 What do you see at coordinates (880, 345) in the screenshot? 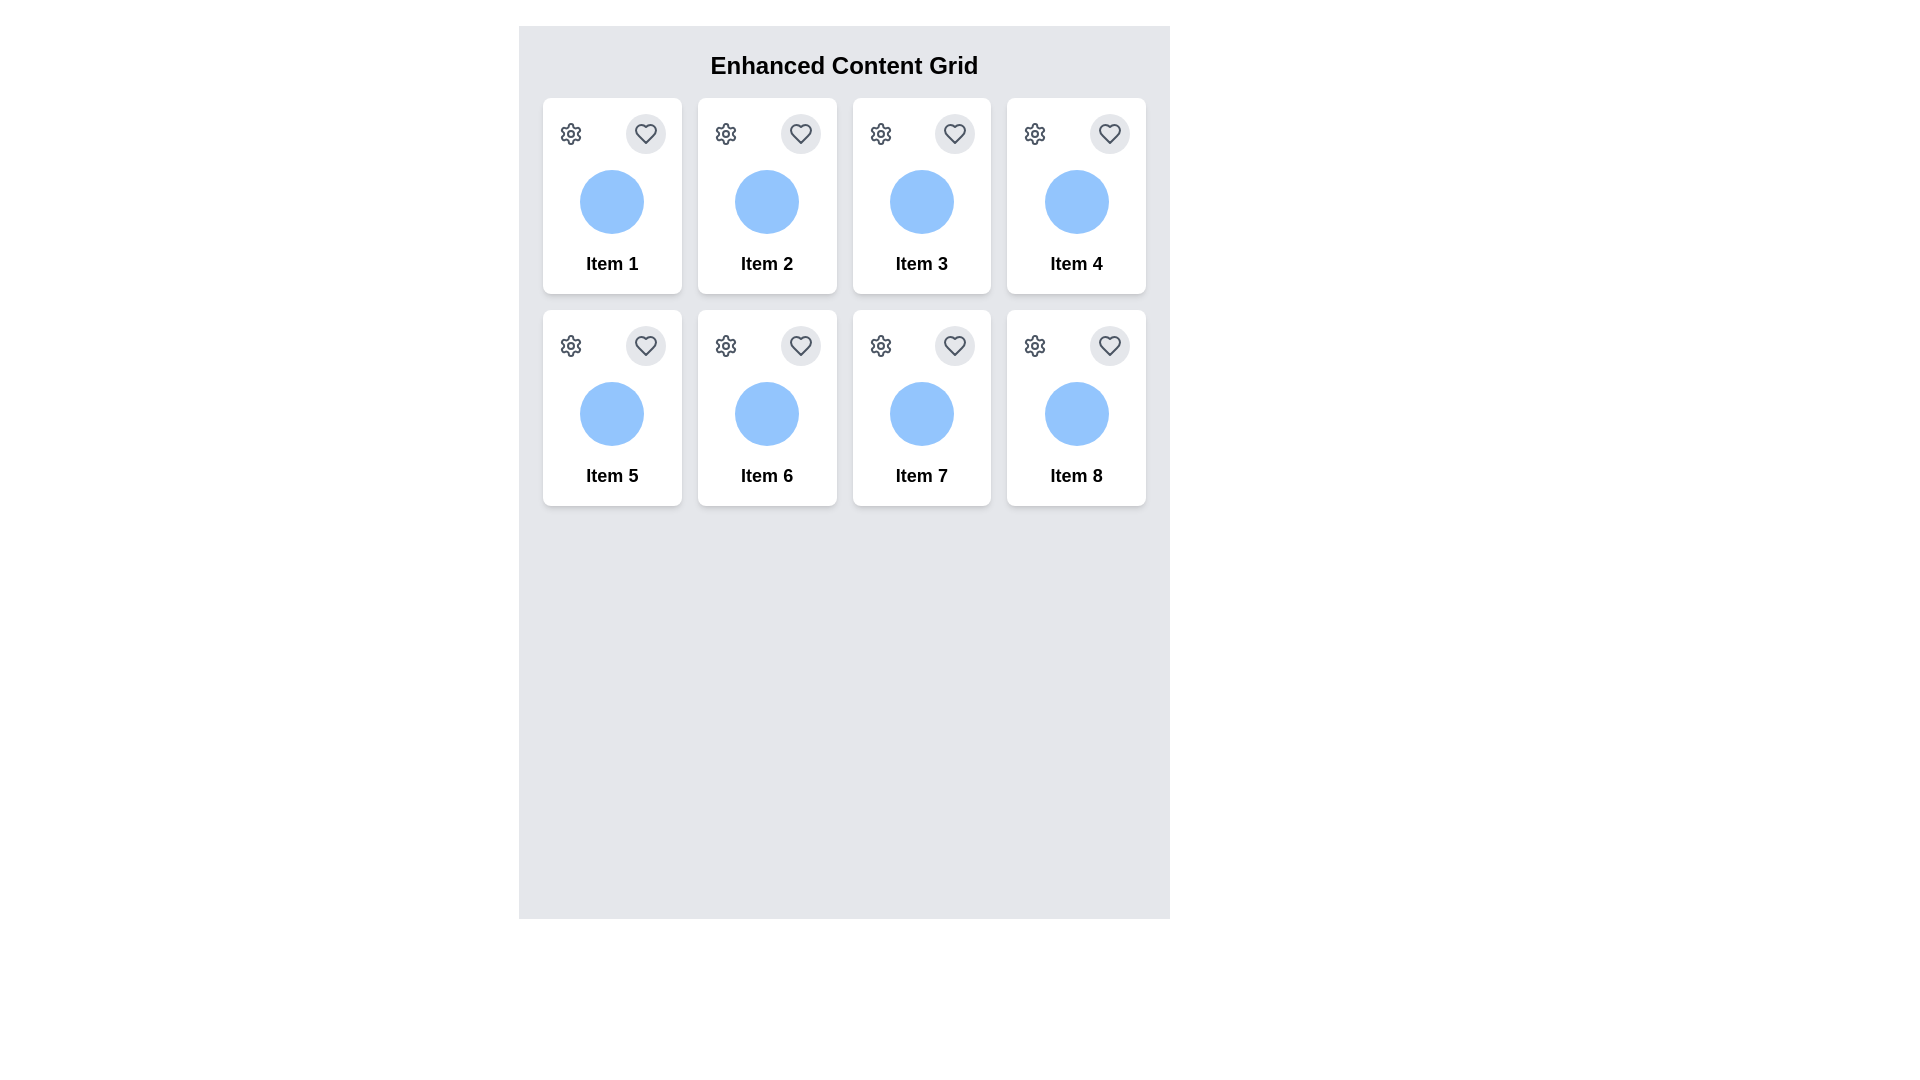
I see `the gear icon located in the top-left corner of the card` at bounding box center [880, 345].